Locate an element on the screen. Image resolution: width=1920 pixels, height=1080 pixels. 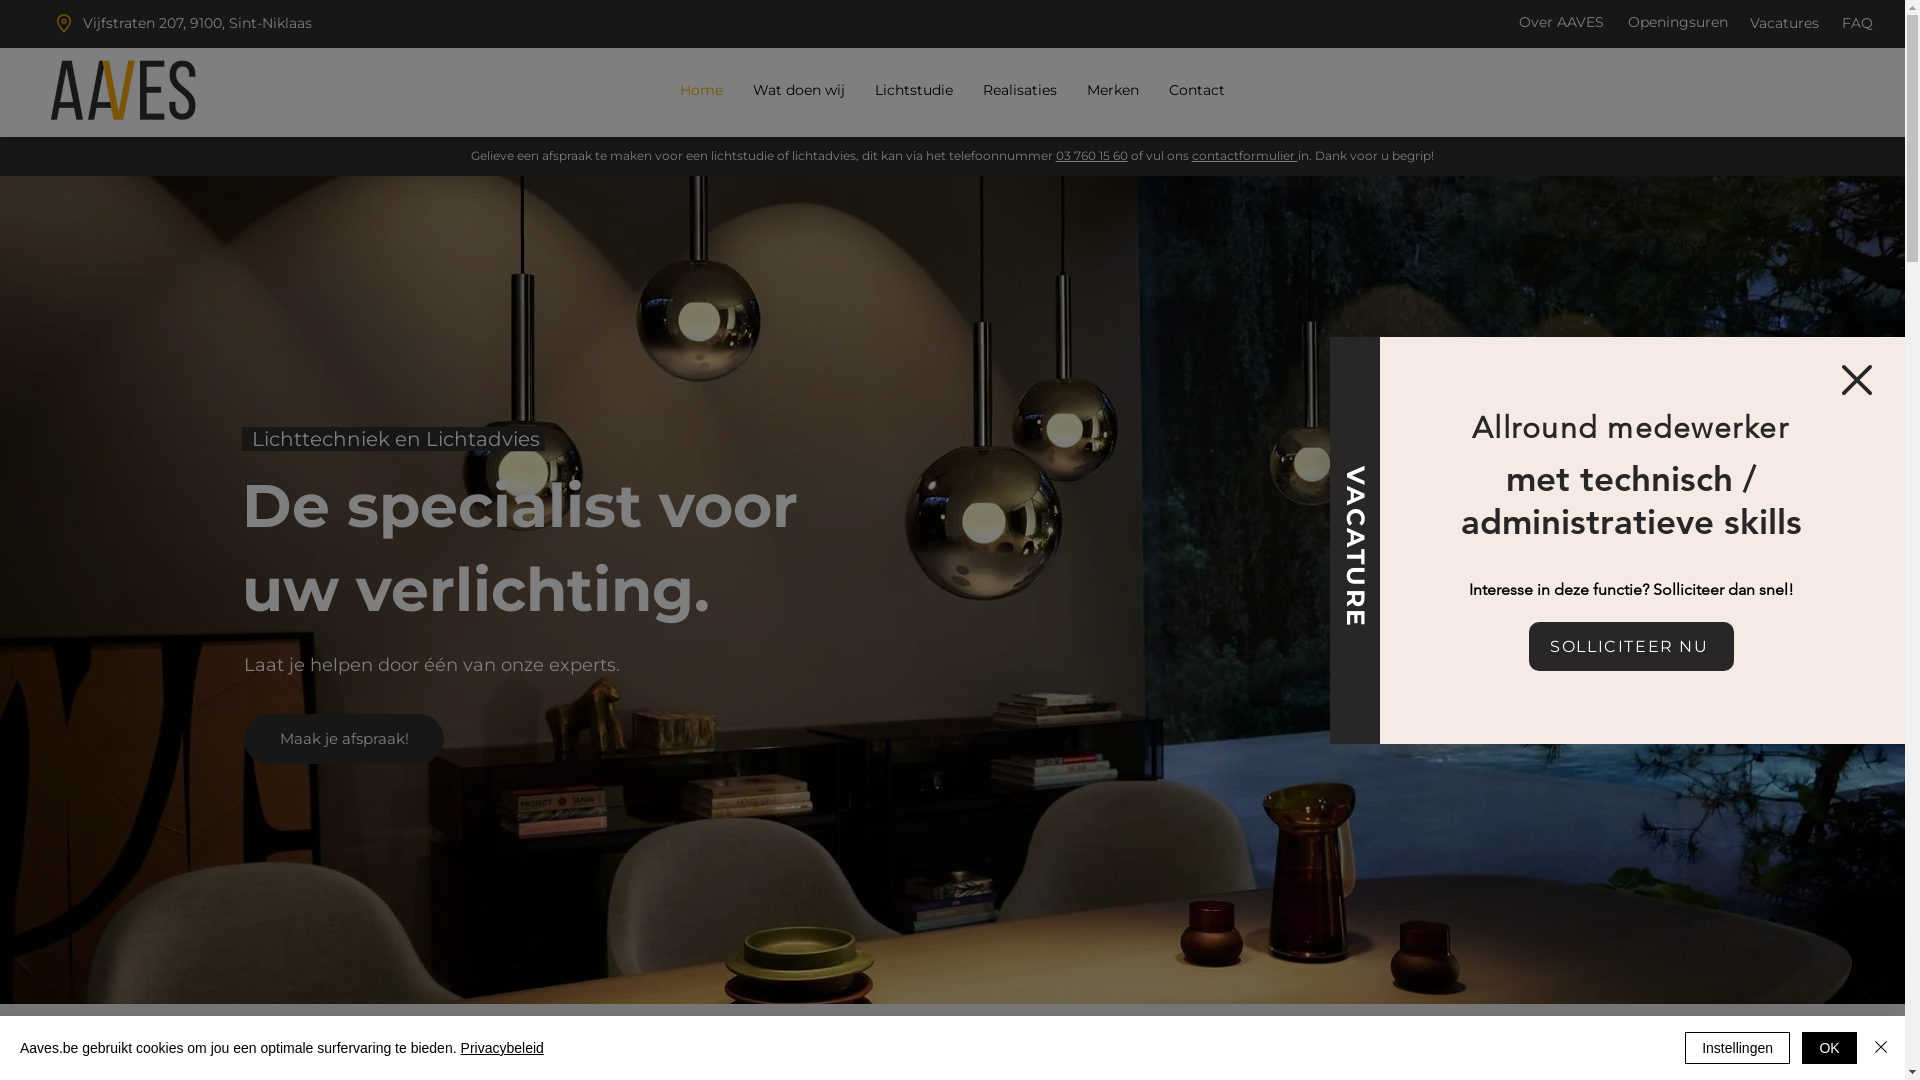
'Maak je afspraak!' is located at coordinates (243, 739).